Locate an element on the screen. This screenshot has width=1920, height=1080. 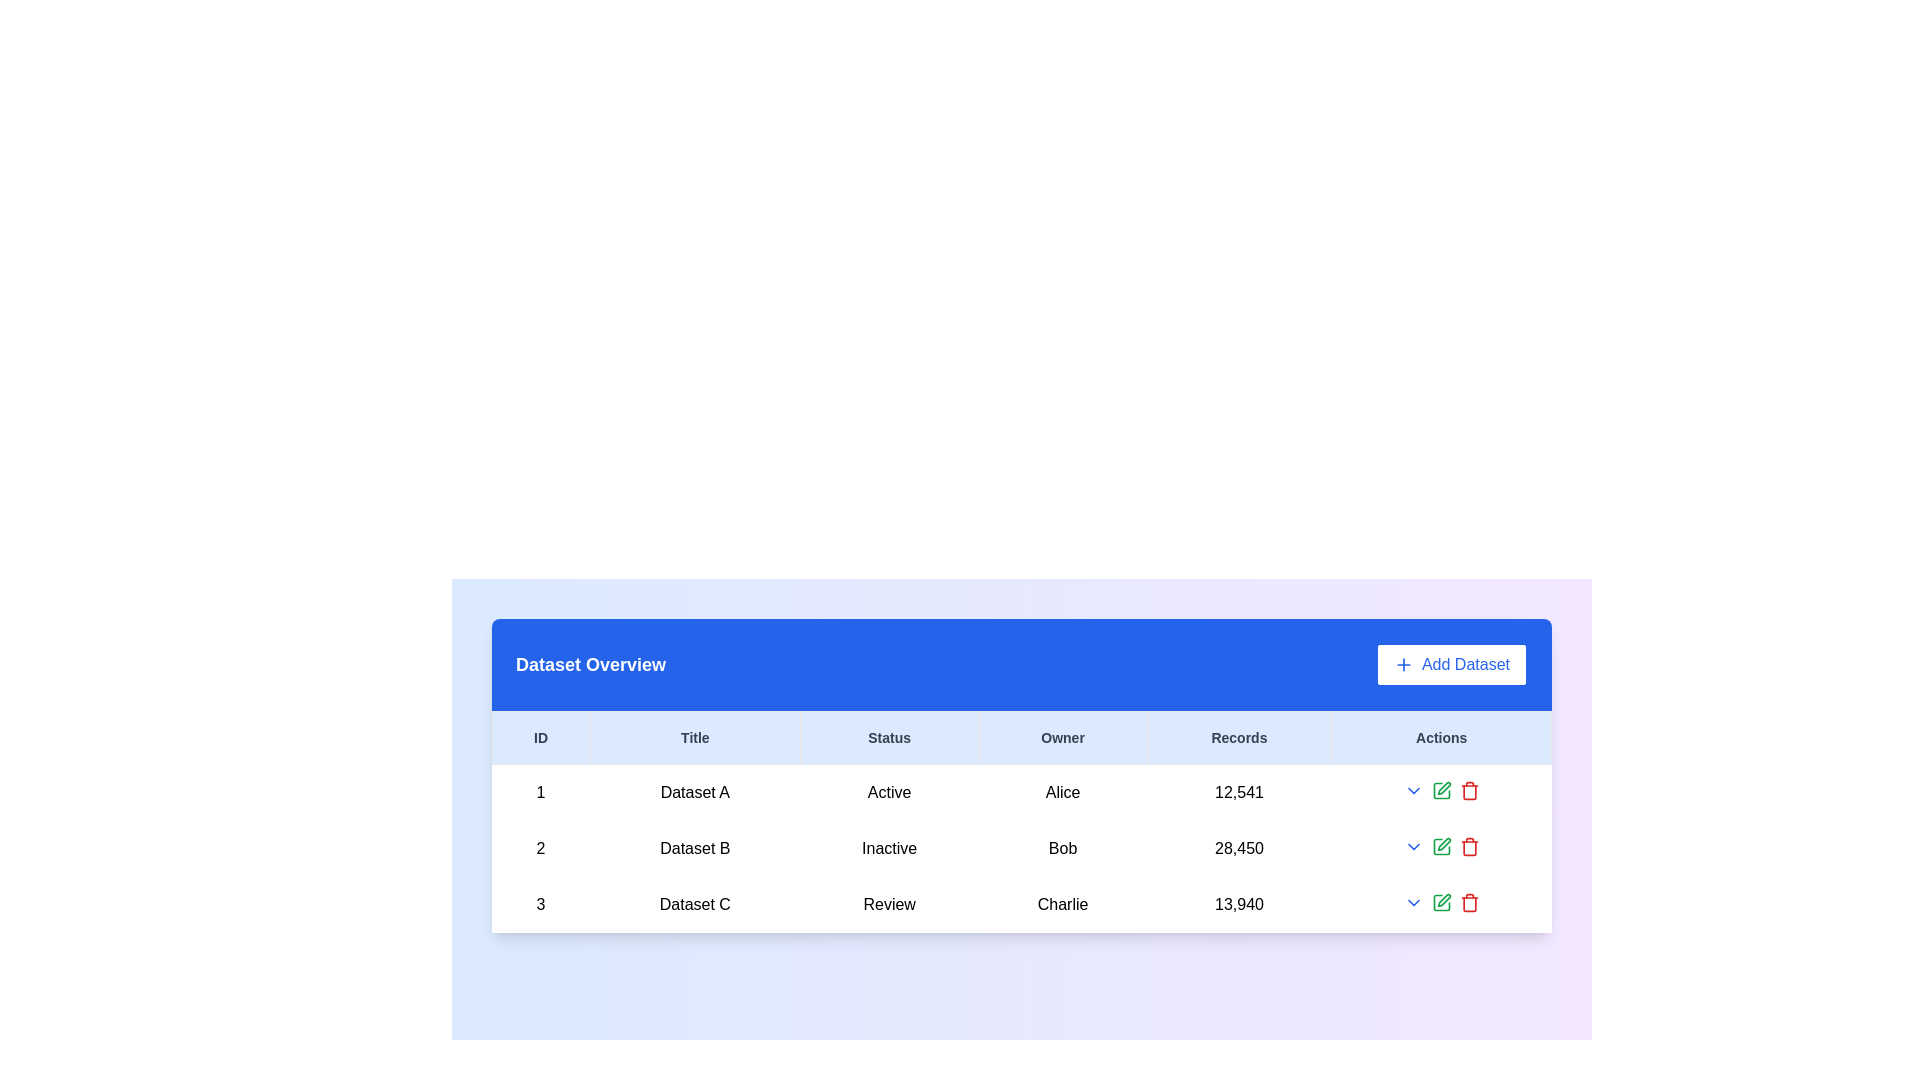
the title label of the dataset entry with ID '1' in the 'Dataset Overview' table for accessibility is located at coordinates (695, 792).